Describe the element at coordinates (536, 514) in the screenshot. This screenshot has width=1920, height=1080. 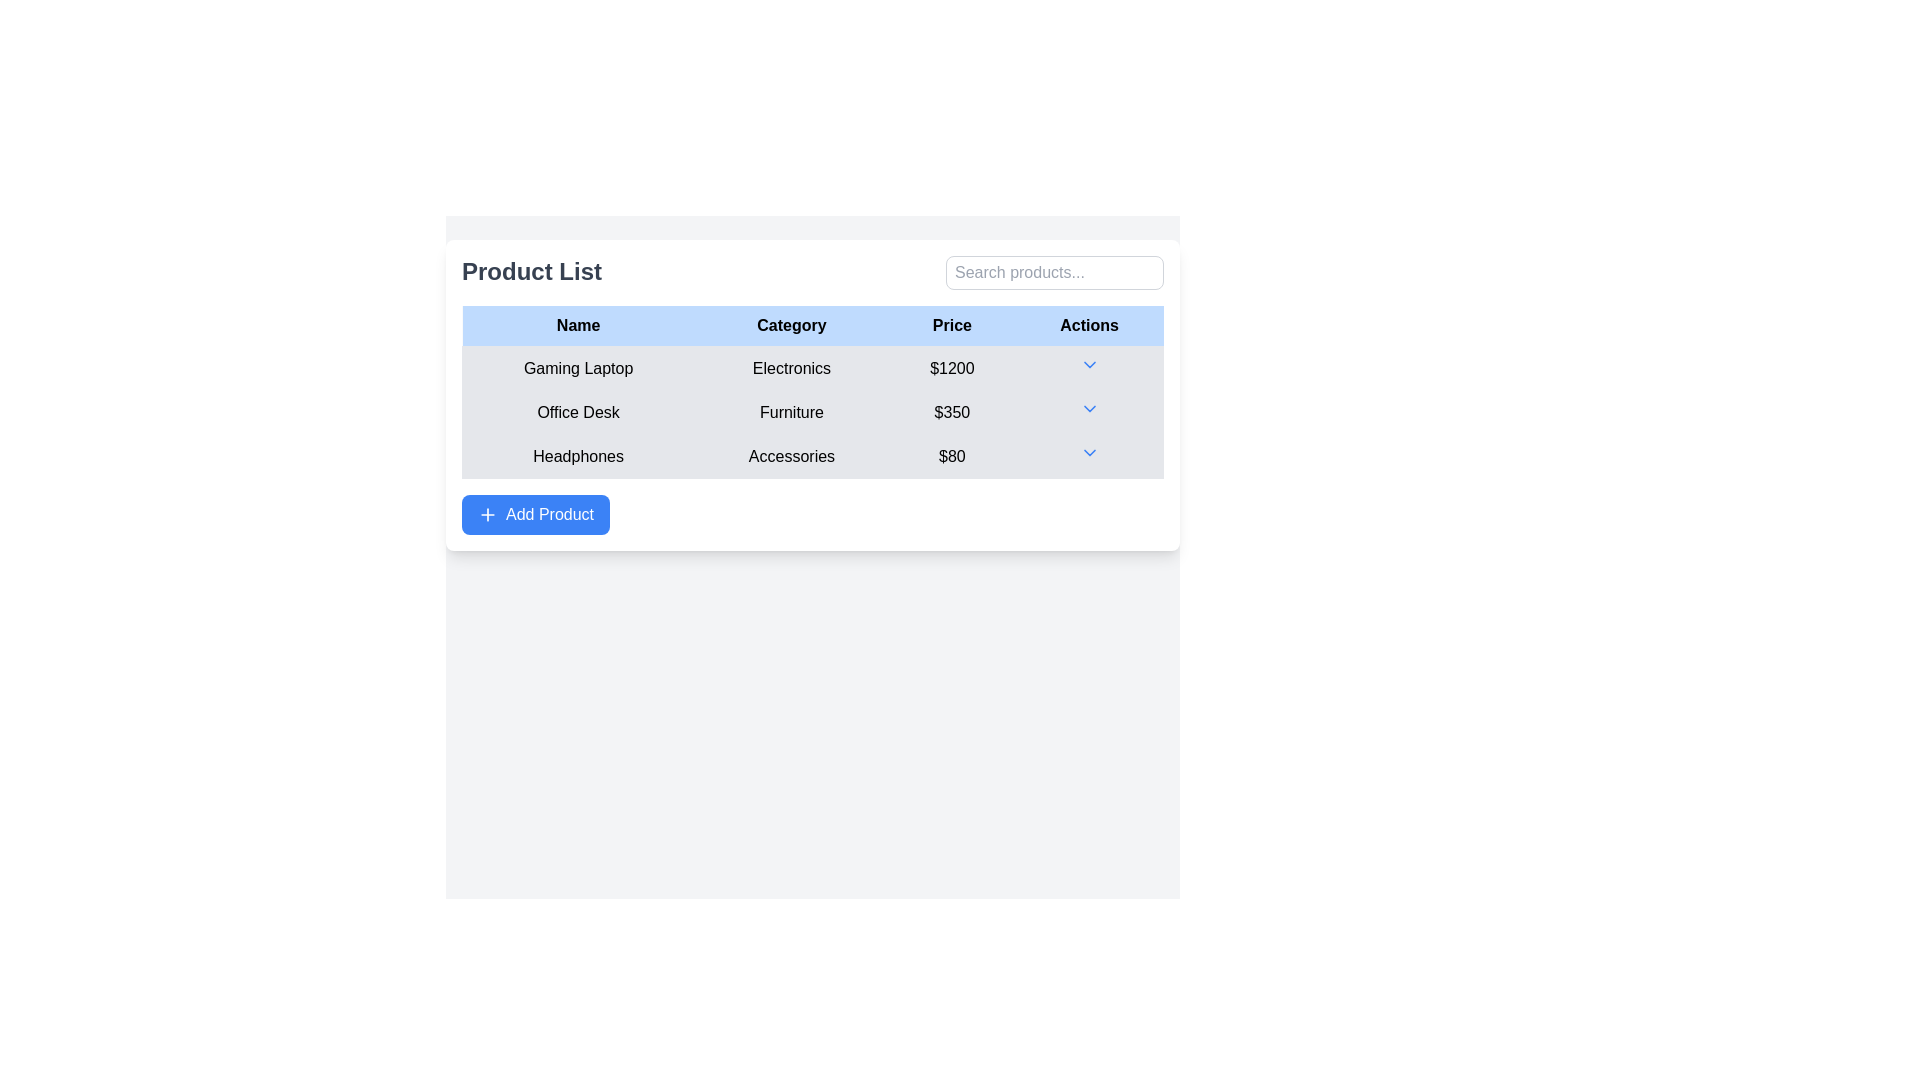
I see `the blue button labeled 'Add Product' with a plus icon` at that location.